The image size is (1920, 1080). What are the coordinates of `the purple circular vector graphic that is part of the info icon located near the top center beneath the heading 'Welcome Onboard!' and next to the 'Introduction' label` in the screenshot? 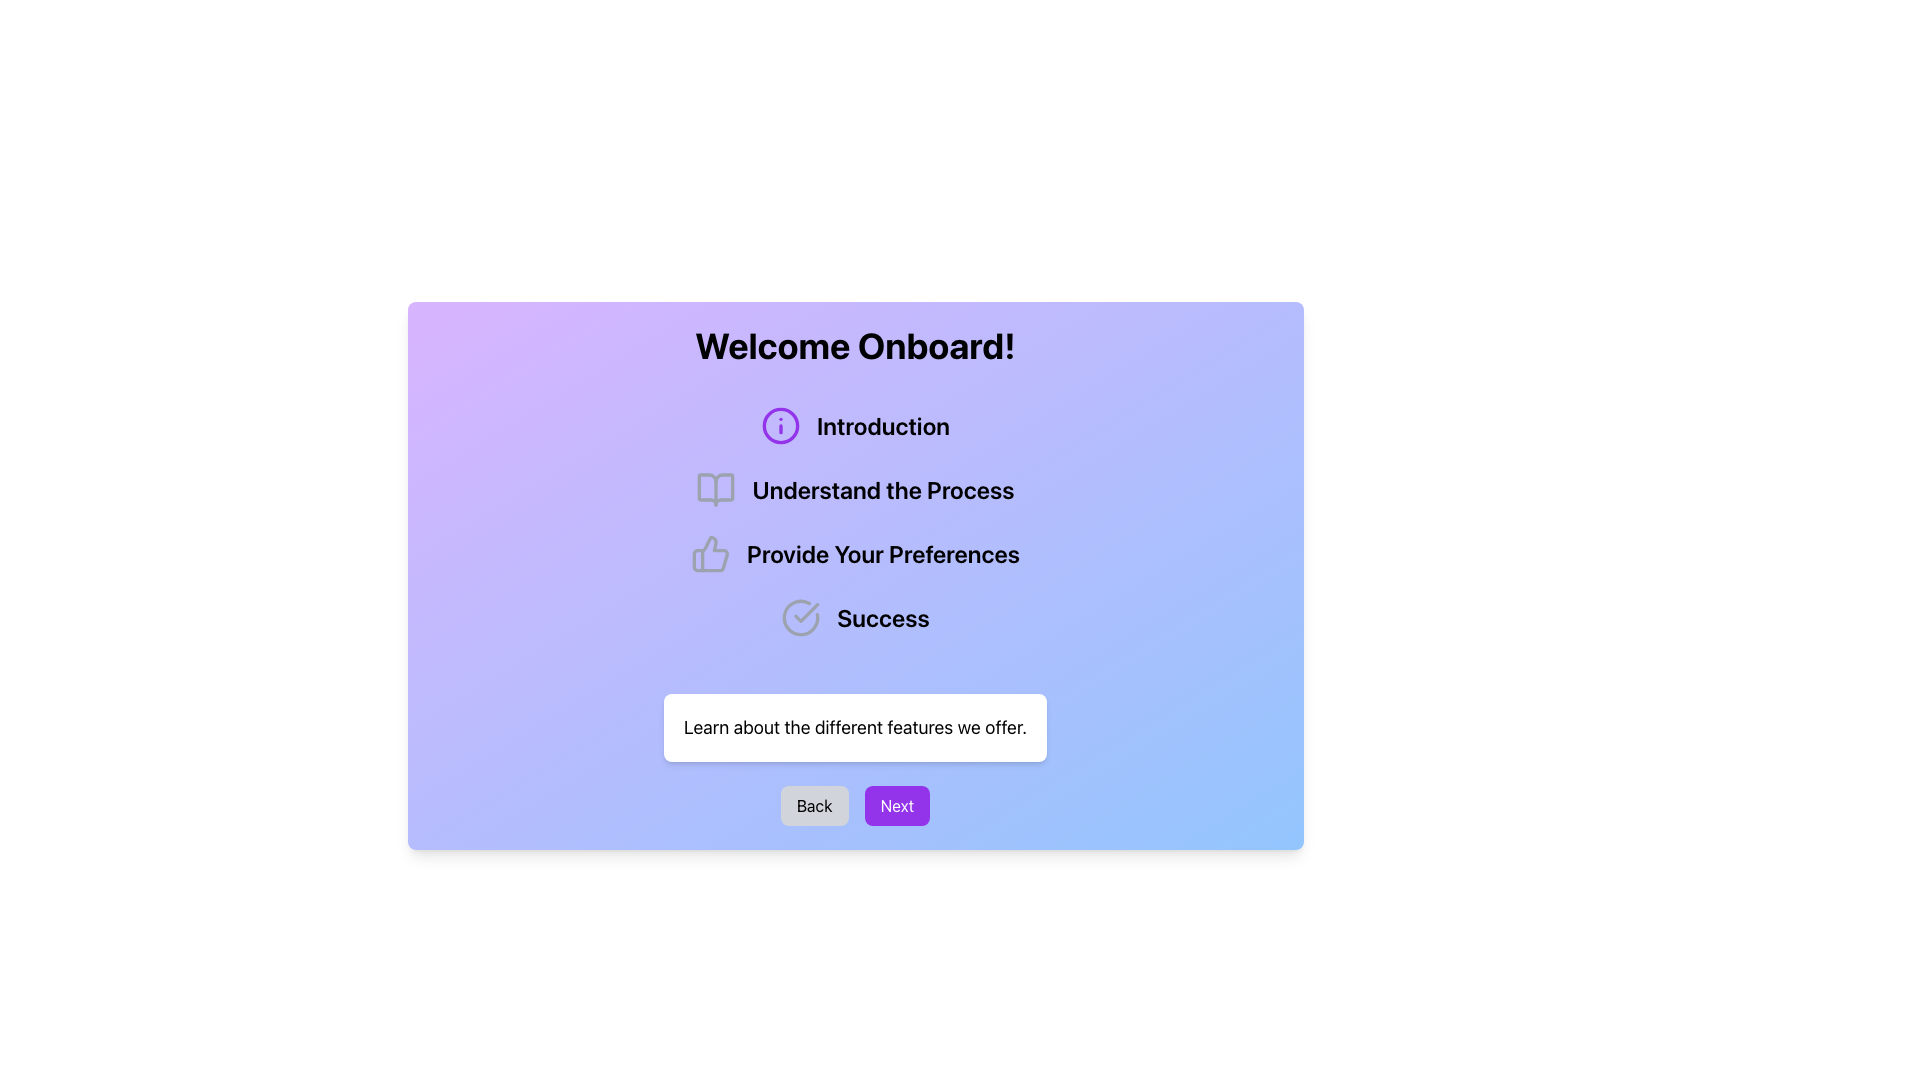 It's located at (779, 424).